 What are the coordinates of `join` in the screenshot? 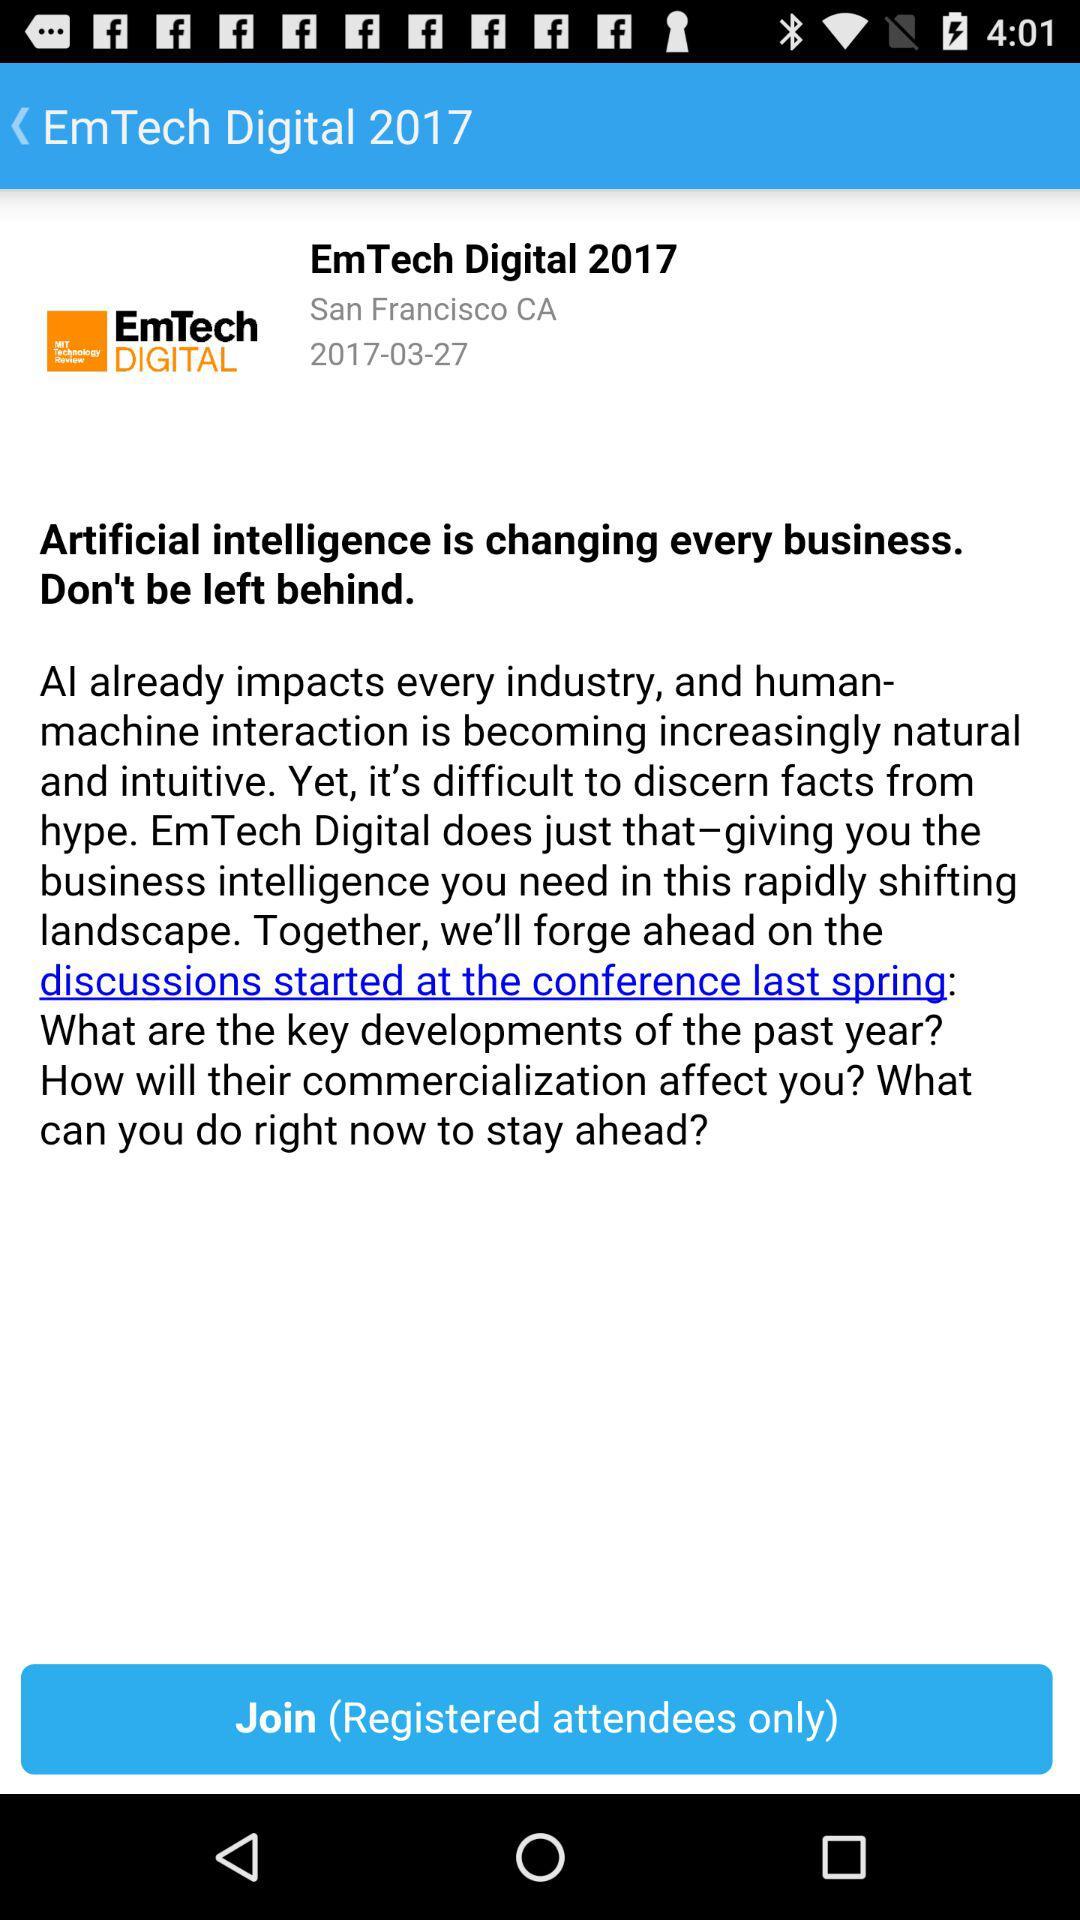 It's located at (540, 991).